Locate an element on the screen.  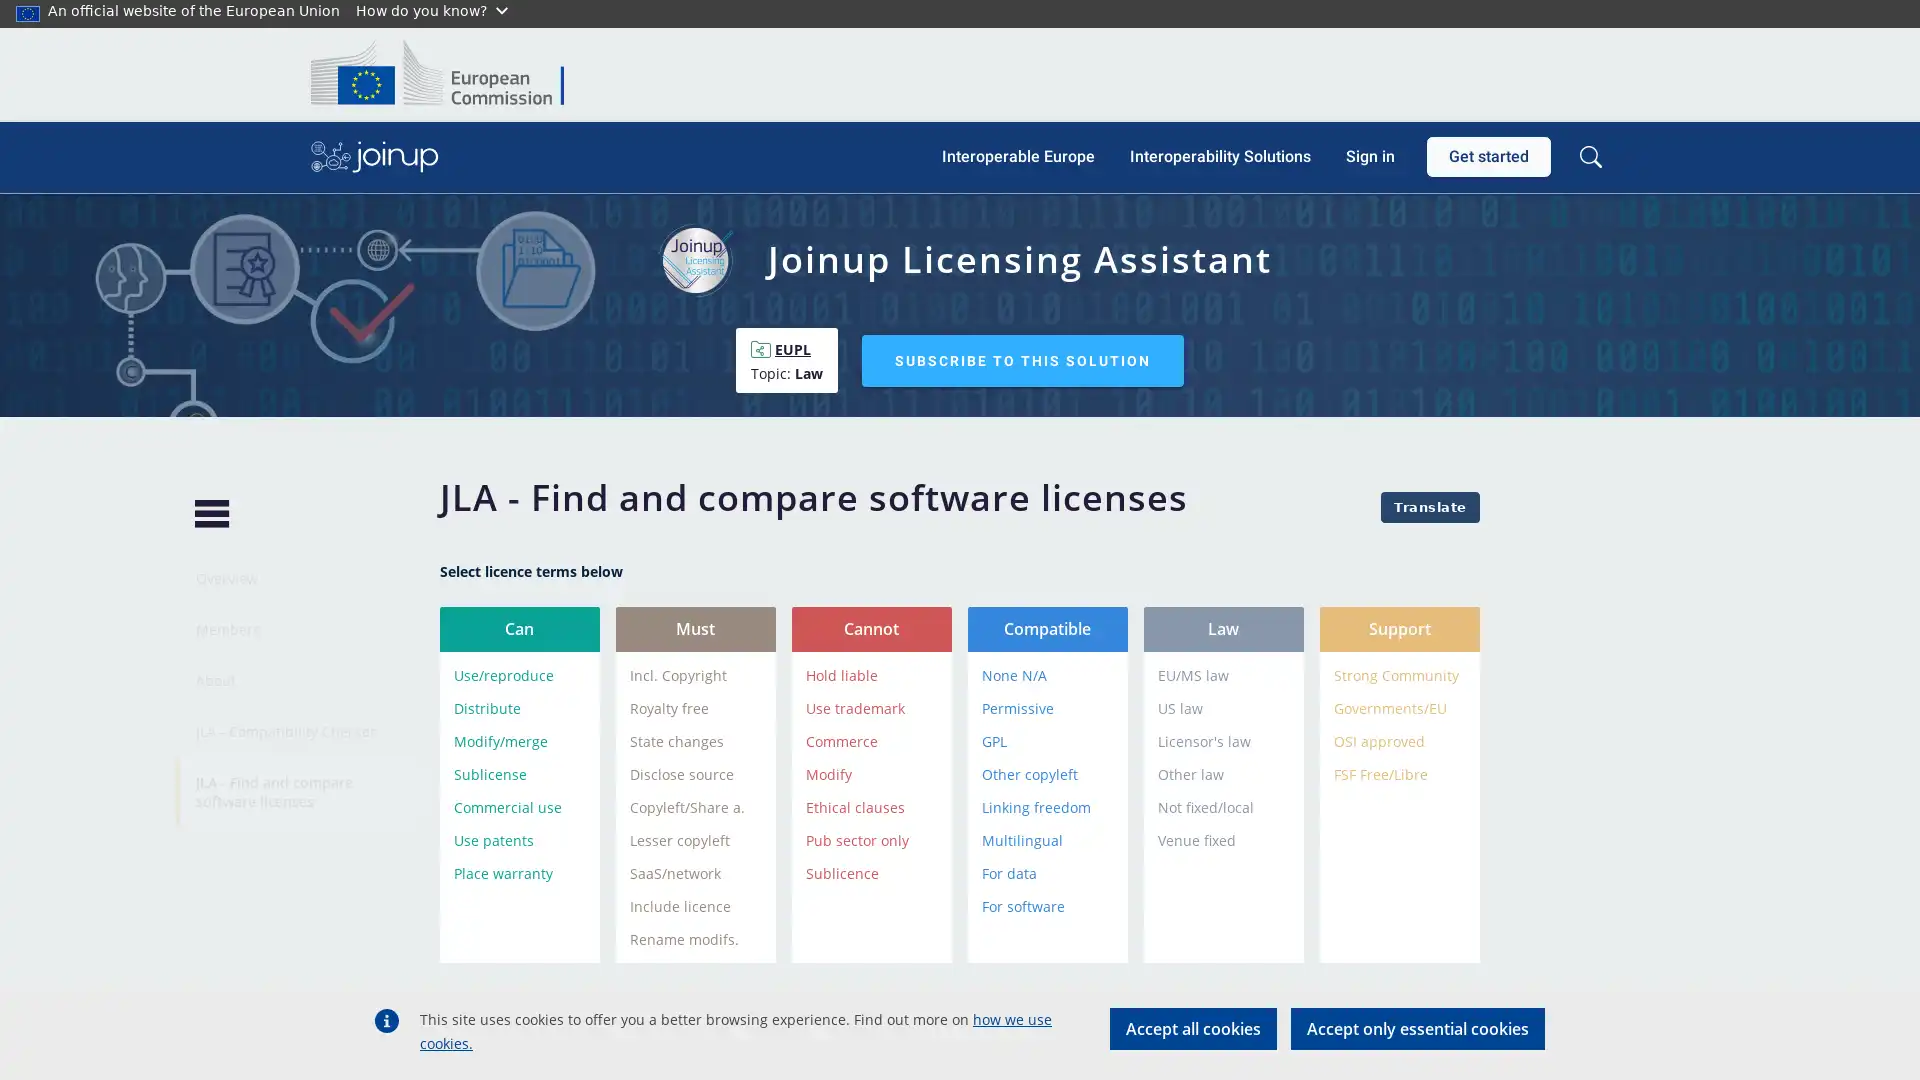
Toggle search box is located at coordinates (1588, 156).